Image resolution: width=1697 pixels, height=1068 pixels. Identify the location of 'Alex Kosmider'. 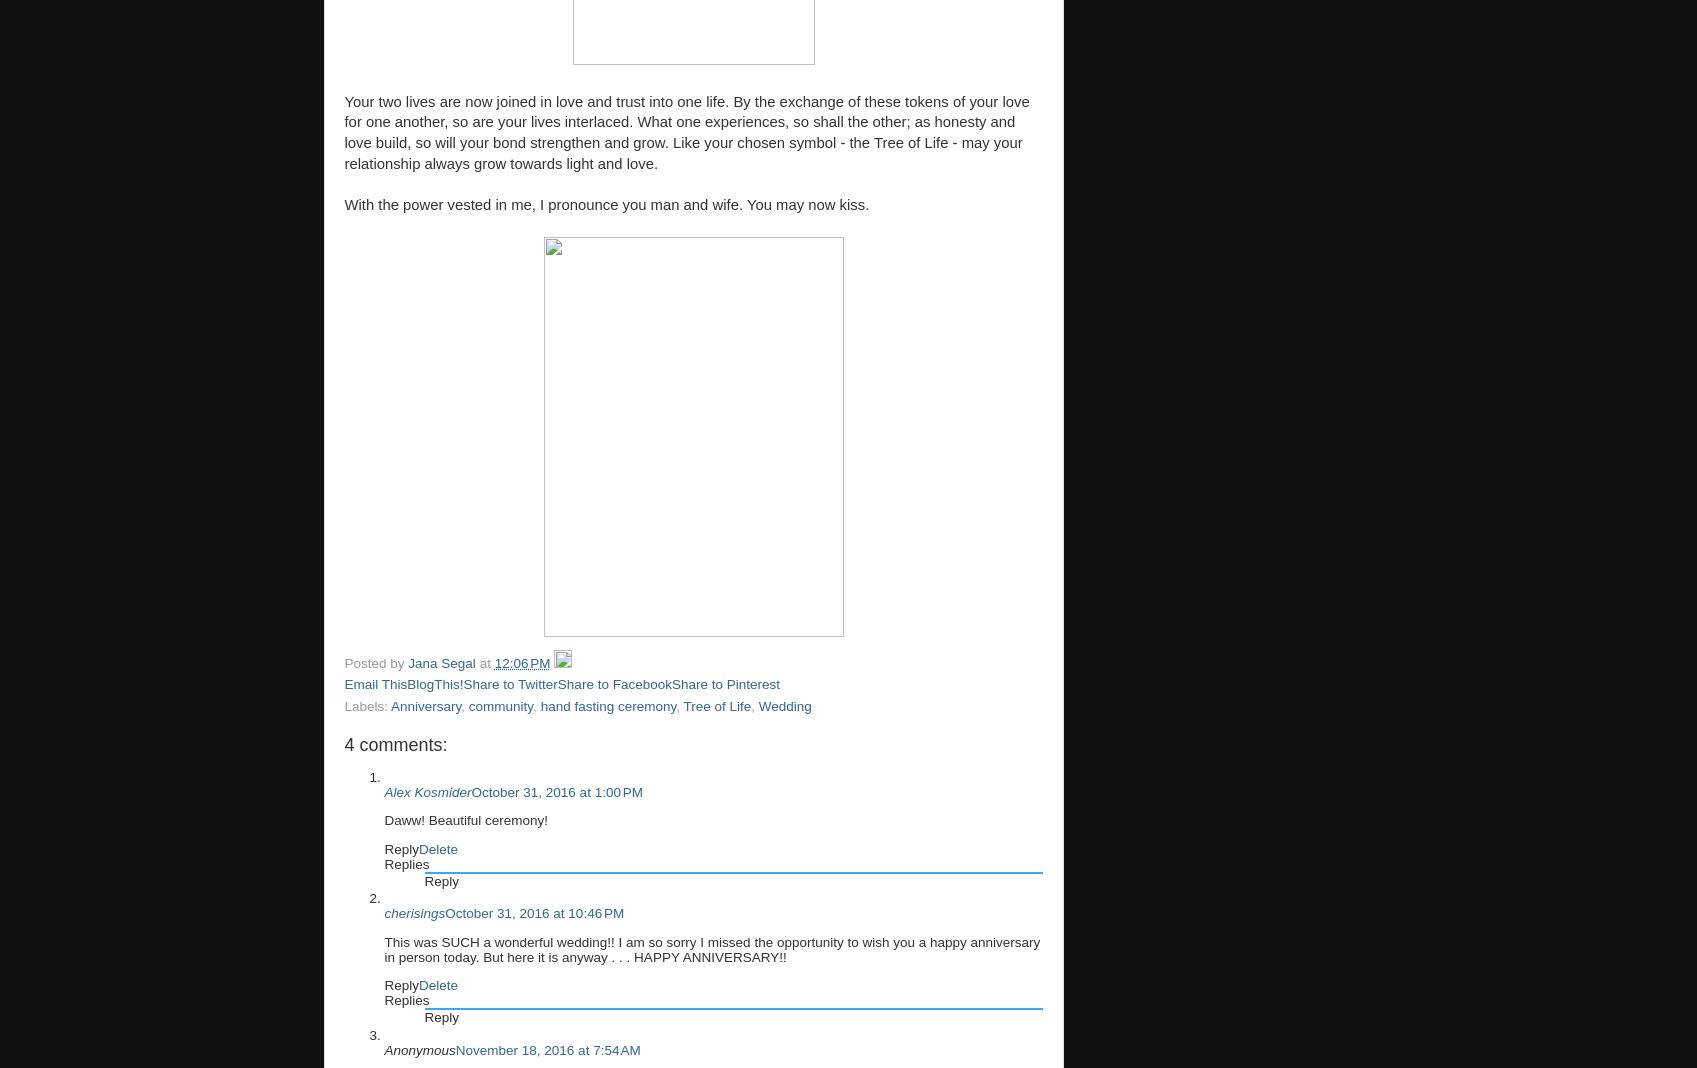
(426, 791).